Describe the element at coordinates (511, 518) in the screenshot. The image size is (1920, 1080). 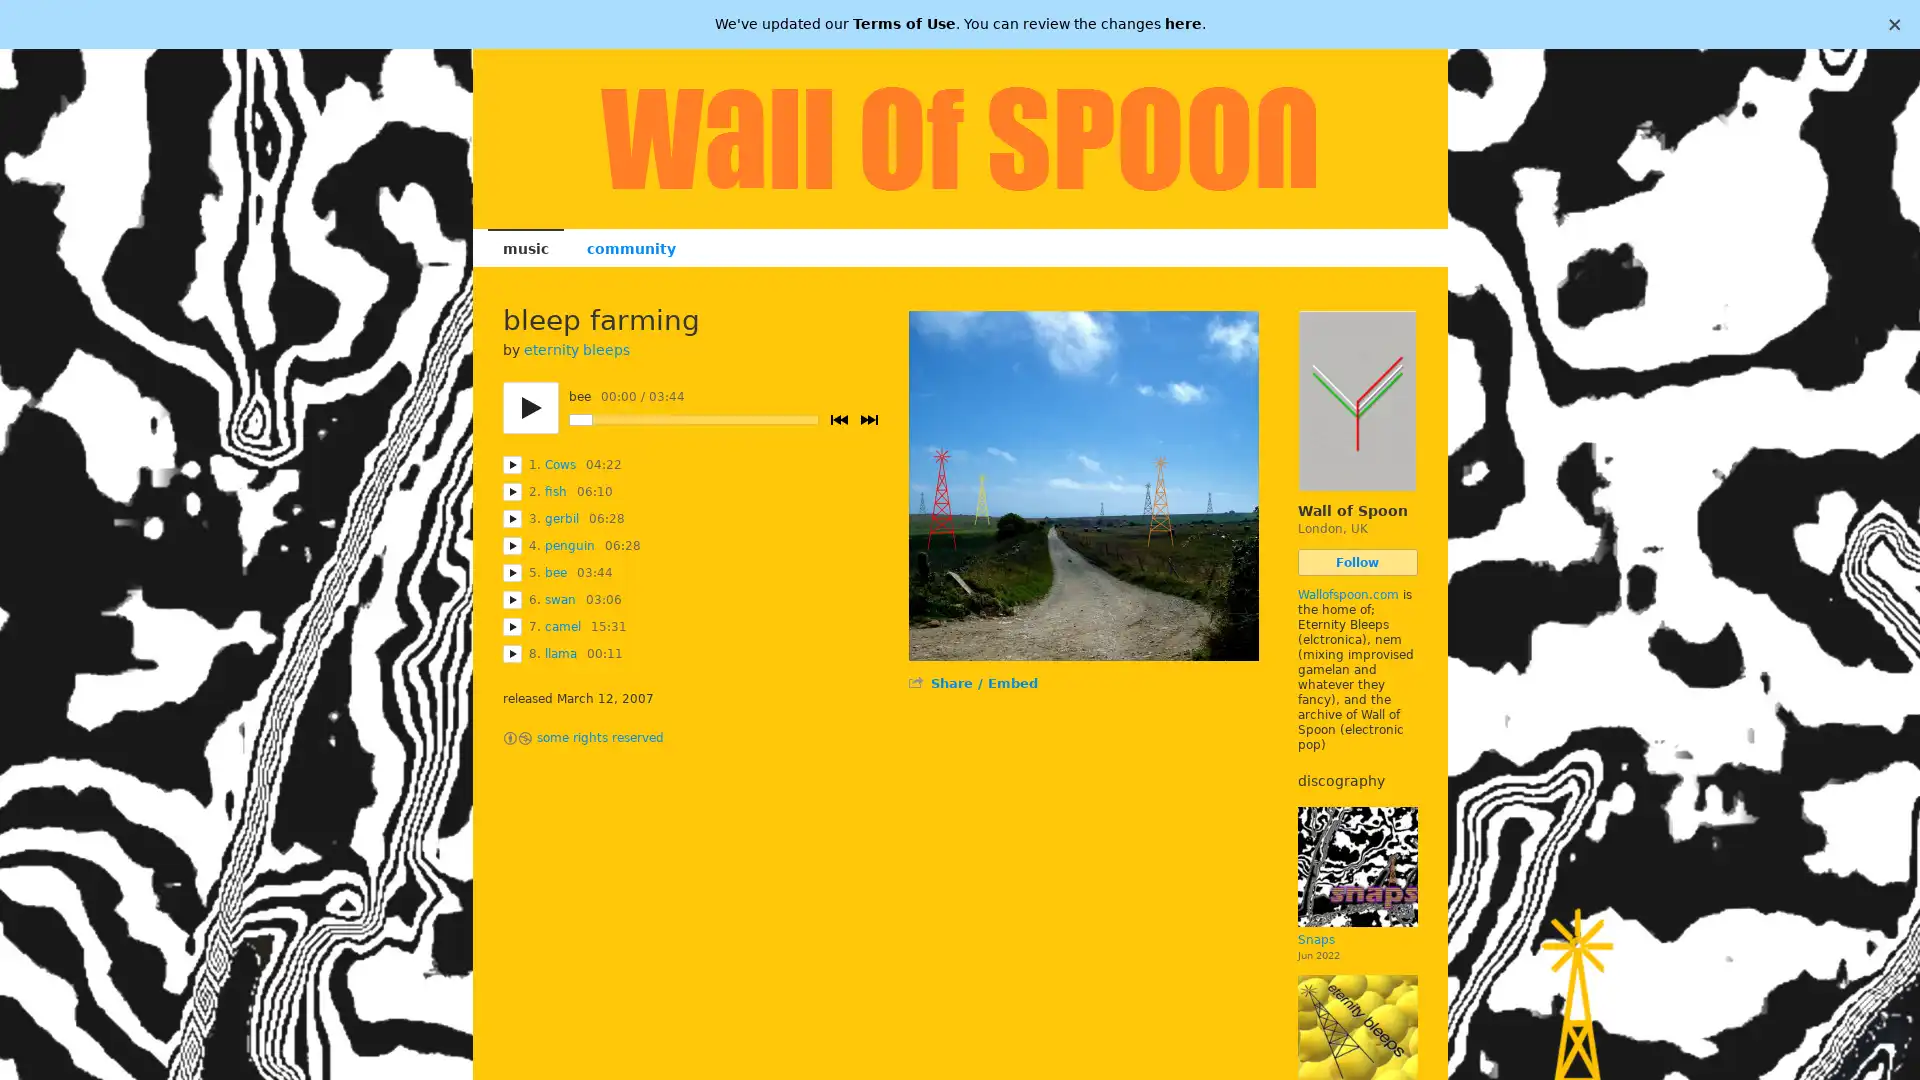
I see `Play gerbil` at that location.